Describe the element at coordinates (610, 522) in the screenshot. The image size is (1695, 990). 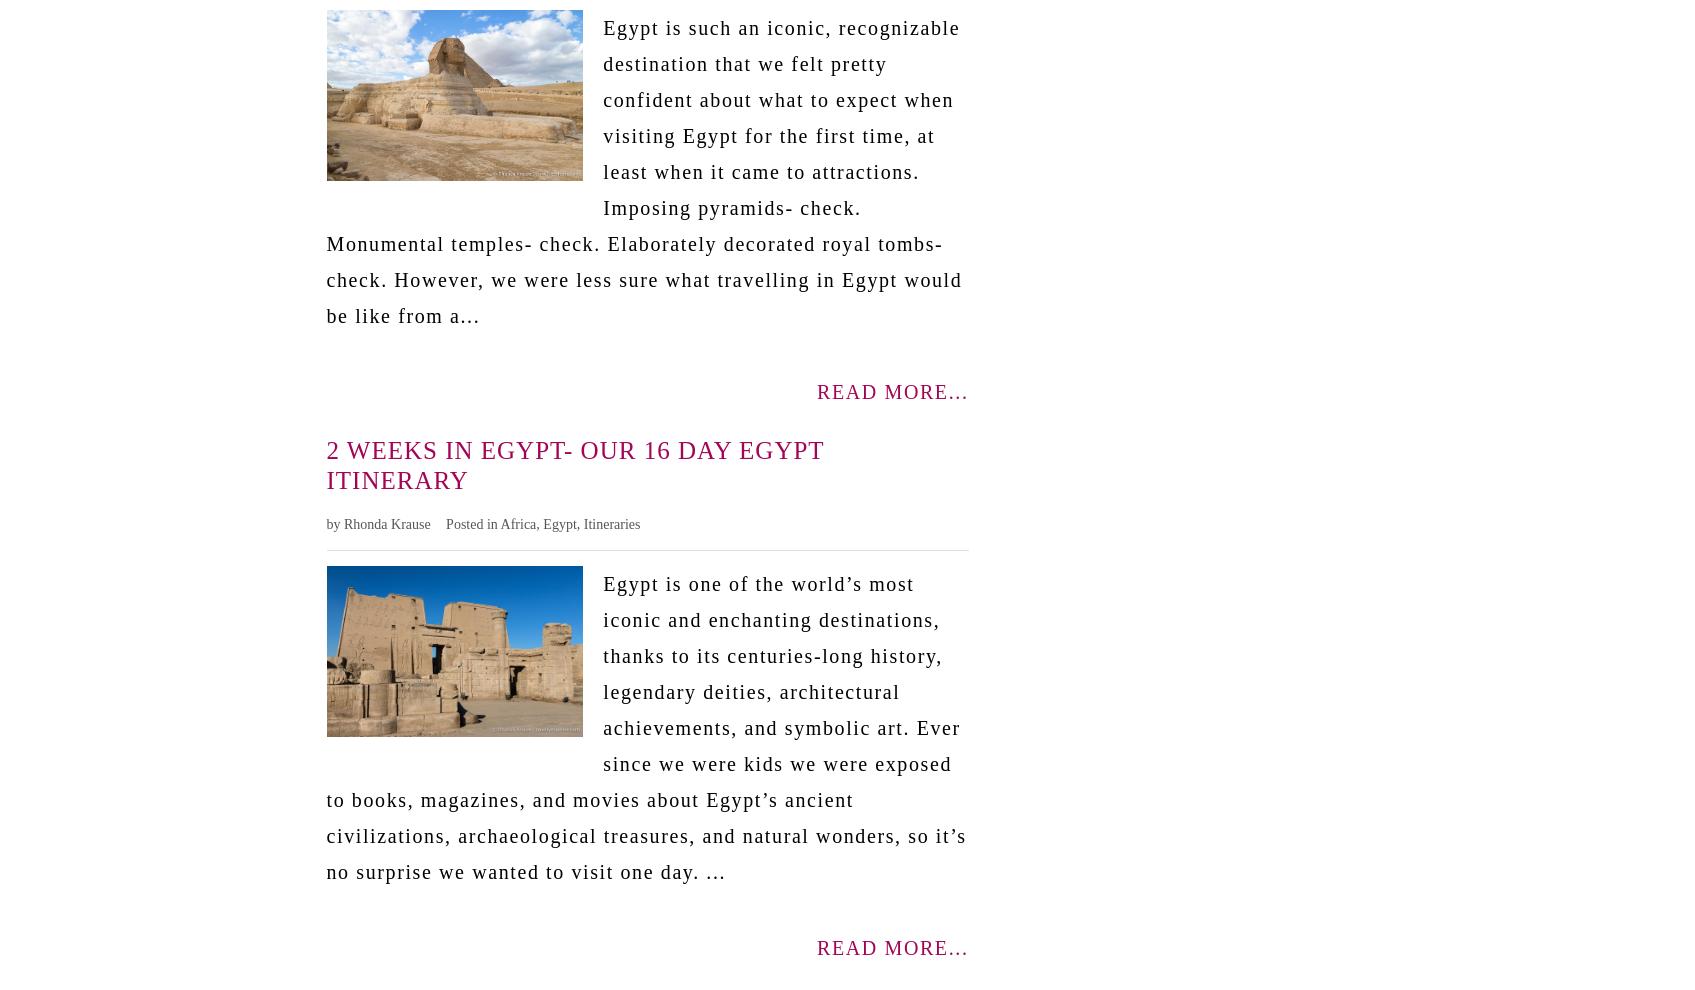
I see `'Itineraries'` at that location.